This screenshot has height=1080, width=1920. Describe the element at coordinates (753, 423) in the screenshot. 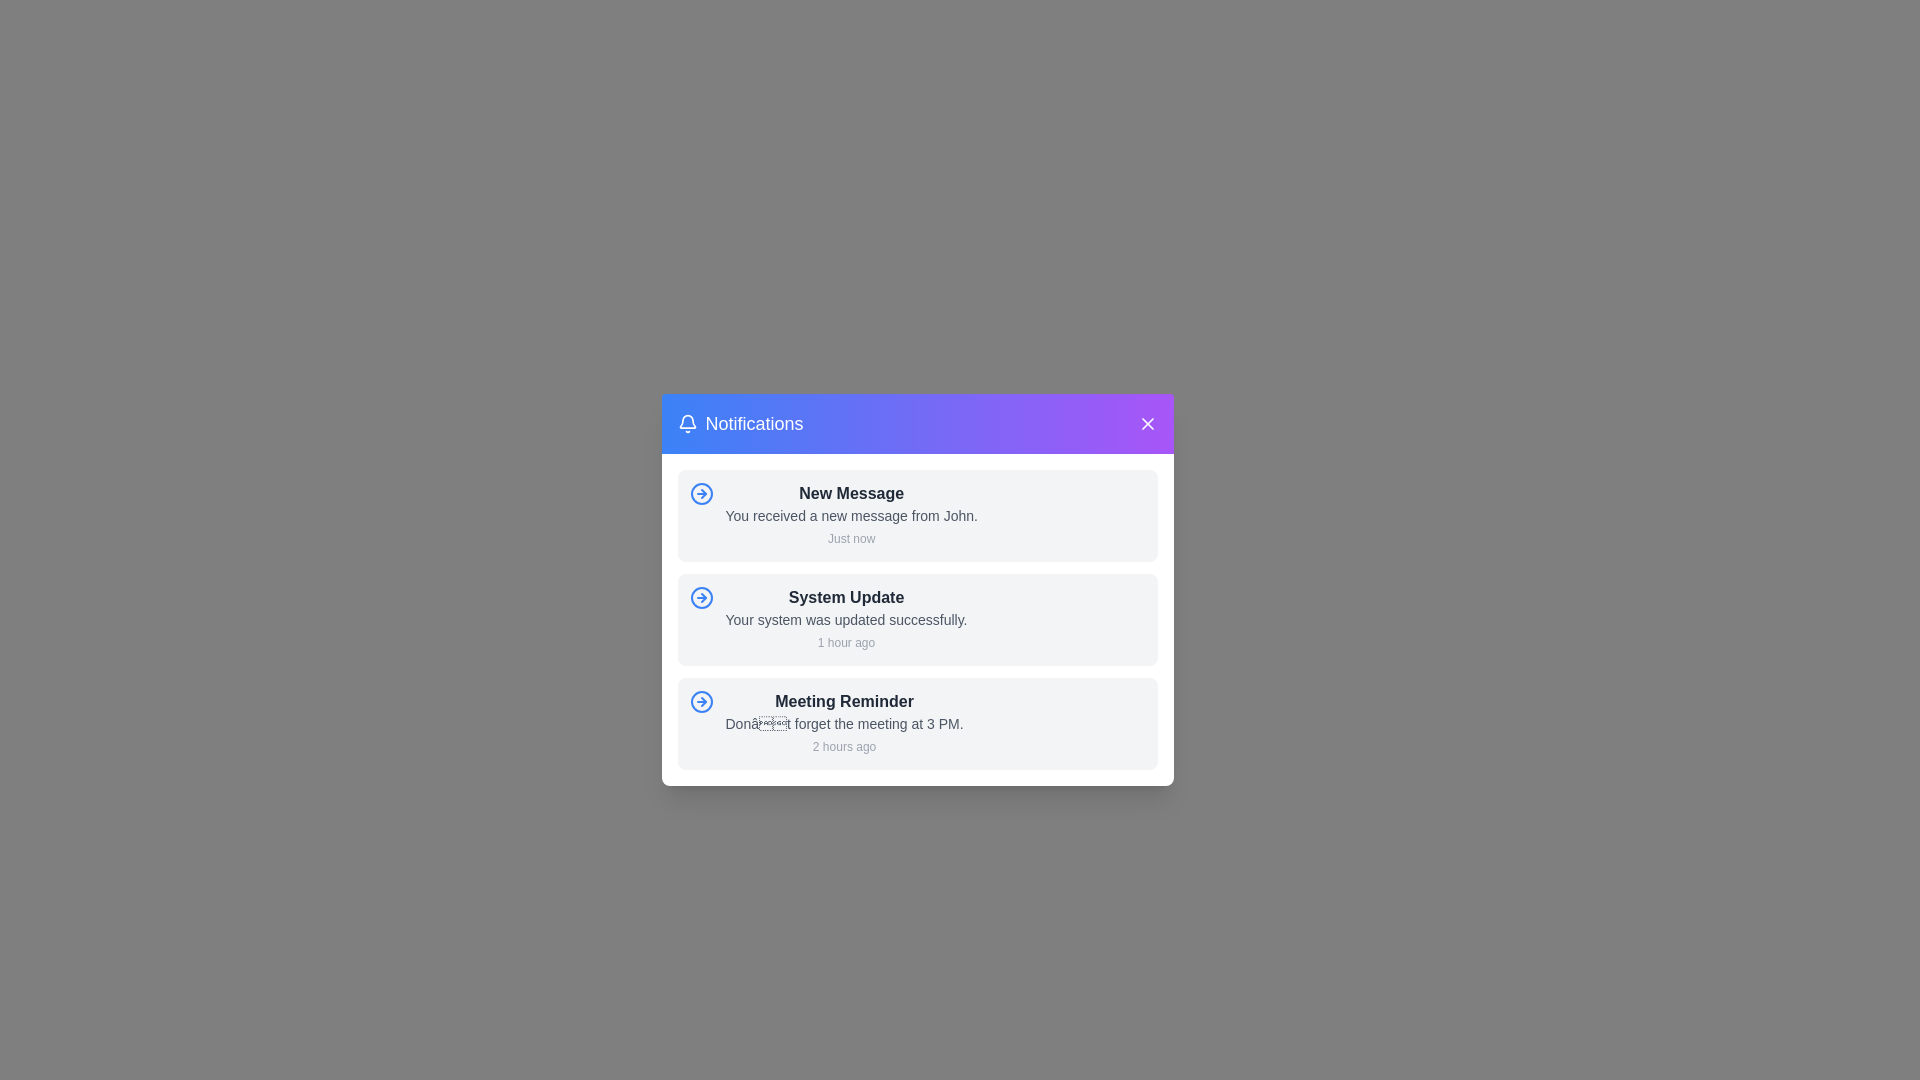

I see `the blue text label that displays 'Notifications', which is located in the gradiented header to the right of the bell icon` at that location.